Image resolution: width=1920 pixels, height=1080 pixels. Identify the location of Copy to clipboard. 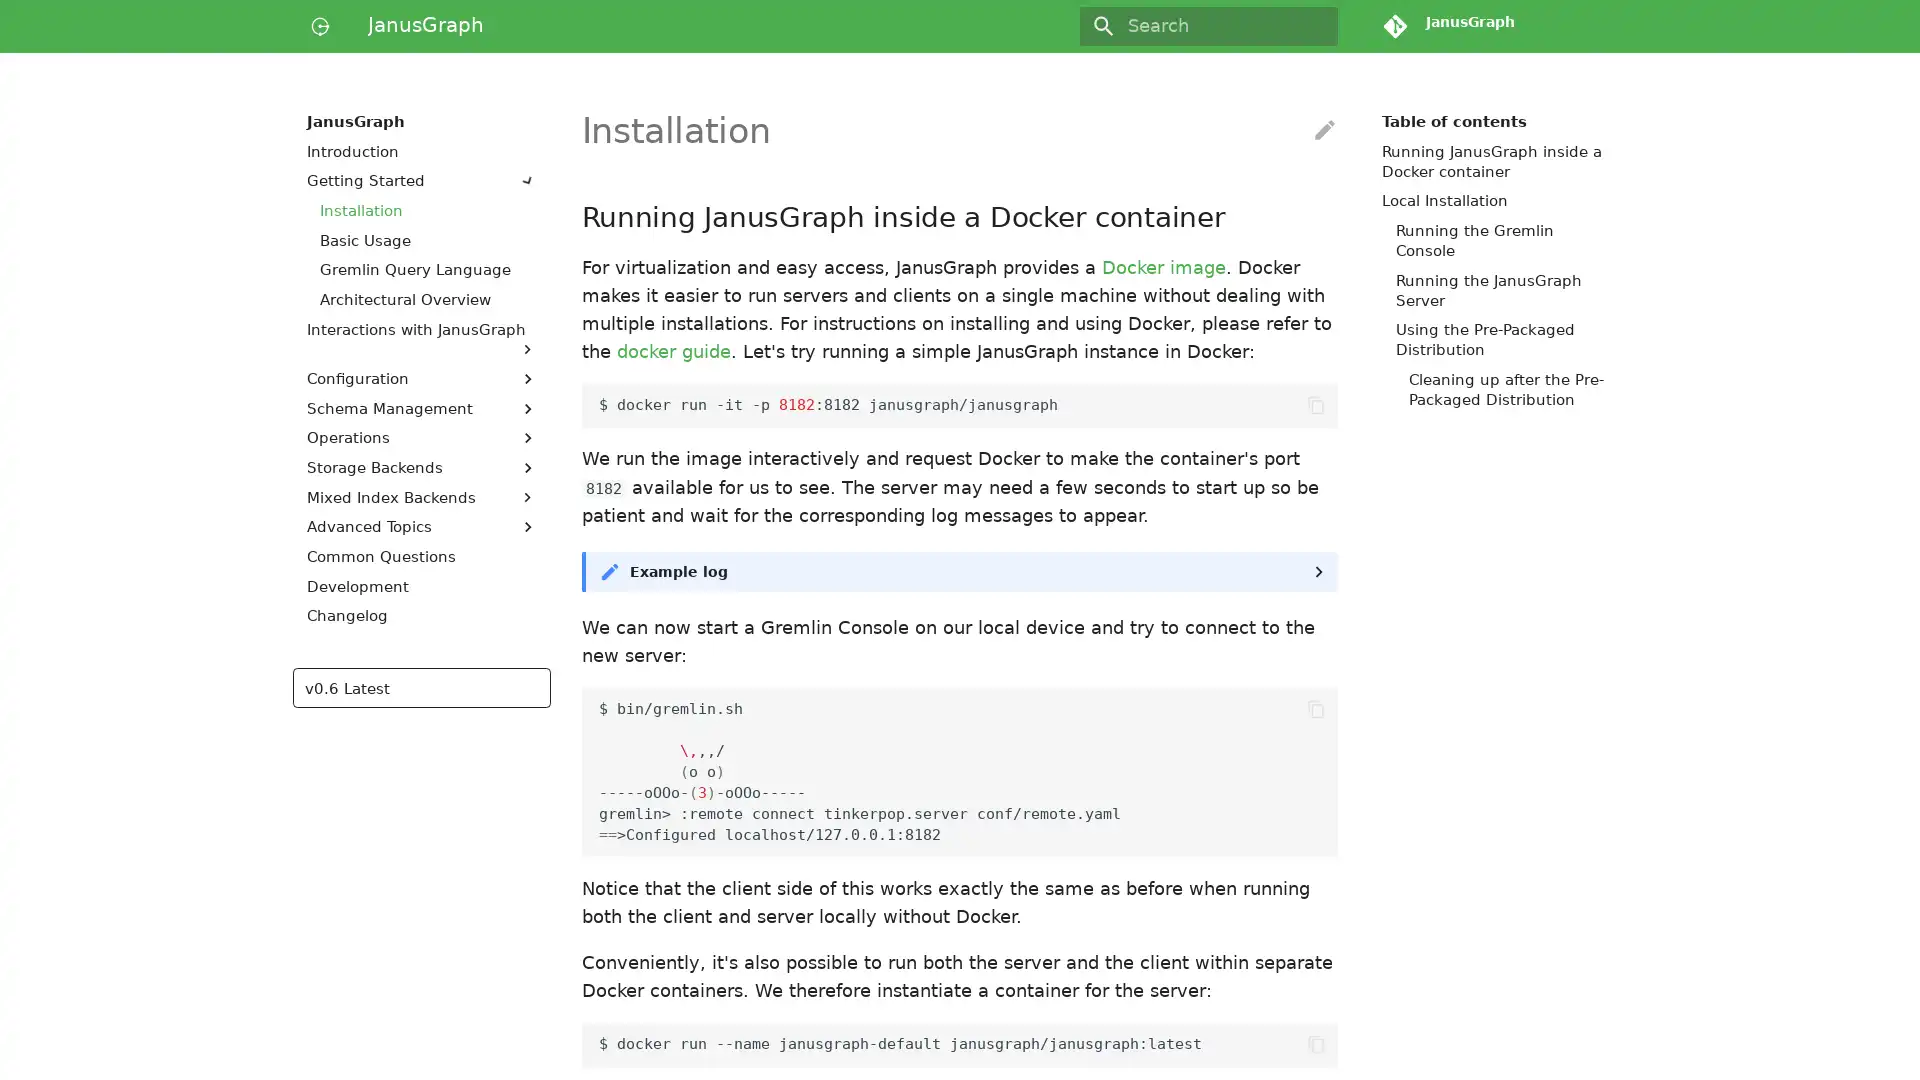
(1315, 1043).